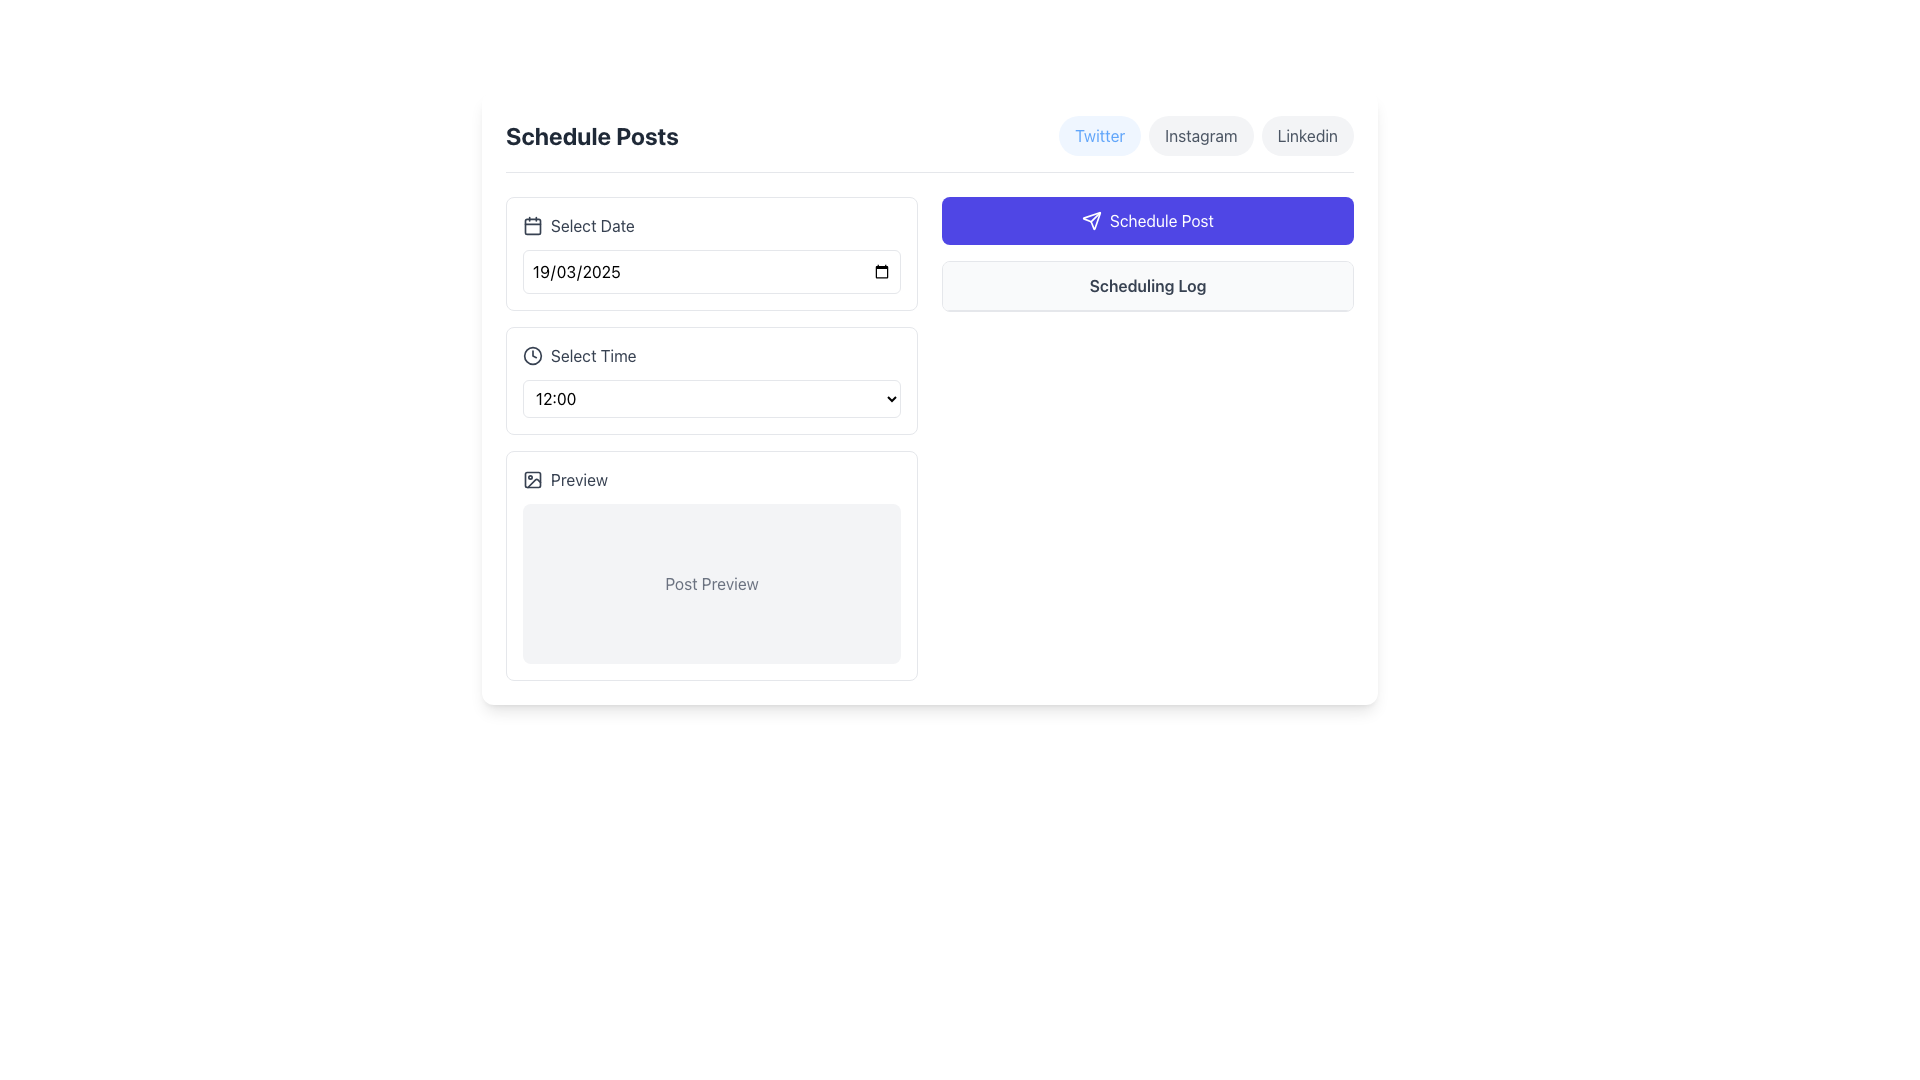 The width and height of the screenshot is (1920, 1080). Describe the element at coordinates (1090, 220) in the screenshot. I see `the 'Schedule Post' button that features an SVG decorative icon representing the action of post scheduling, located centrally within the button` at that location.